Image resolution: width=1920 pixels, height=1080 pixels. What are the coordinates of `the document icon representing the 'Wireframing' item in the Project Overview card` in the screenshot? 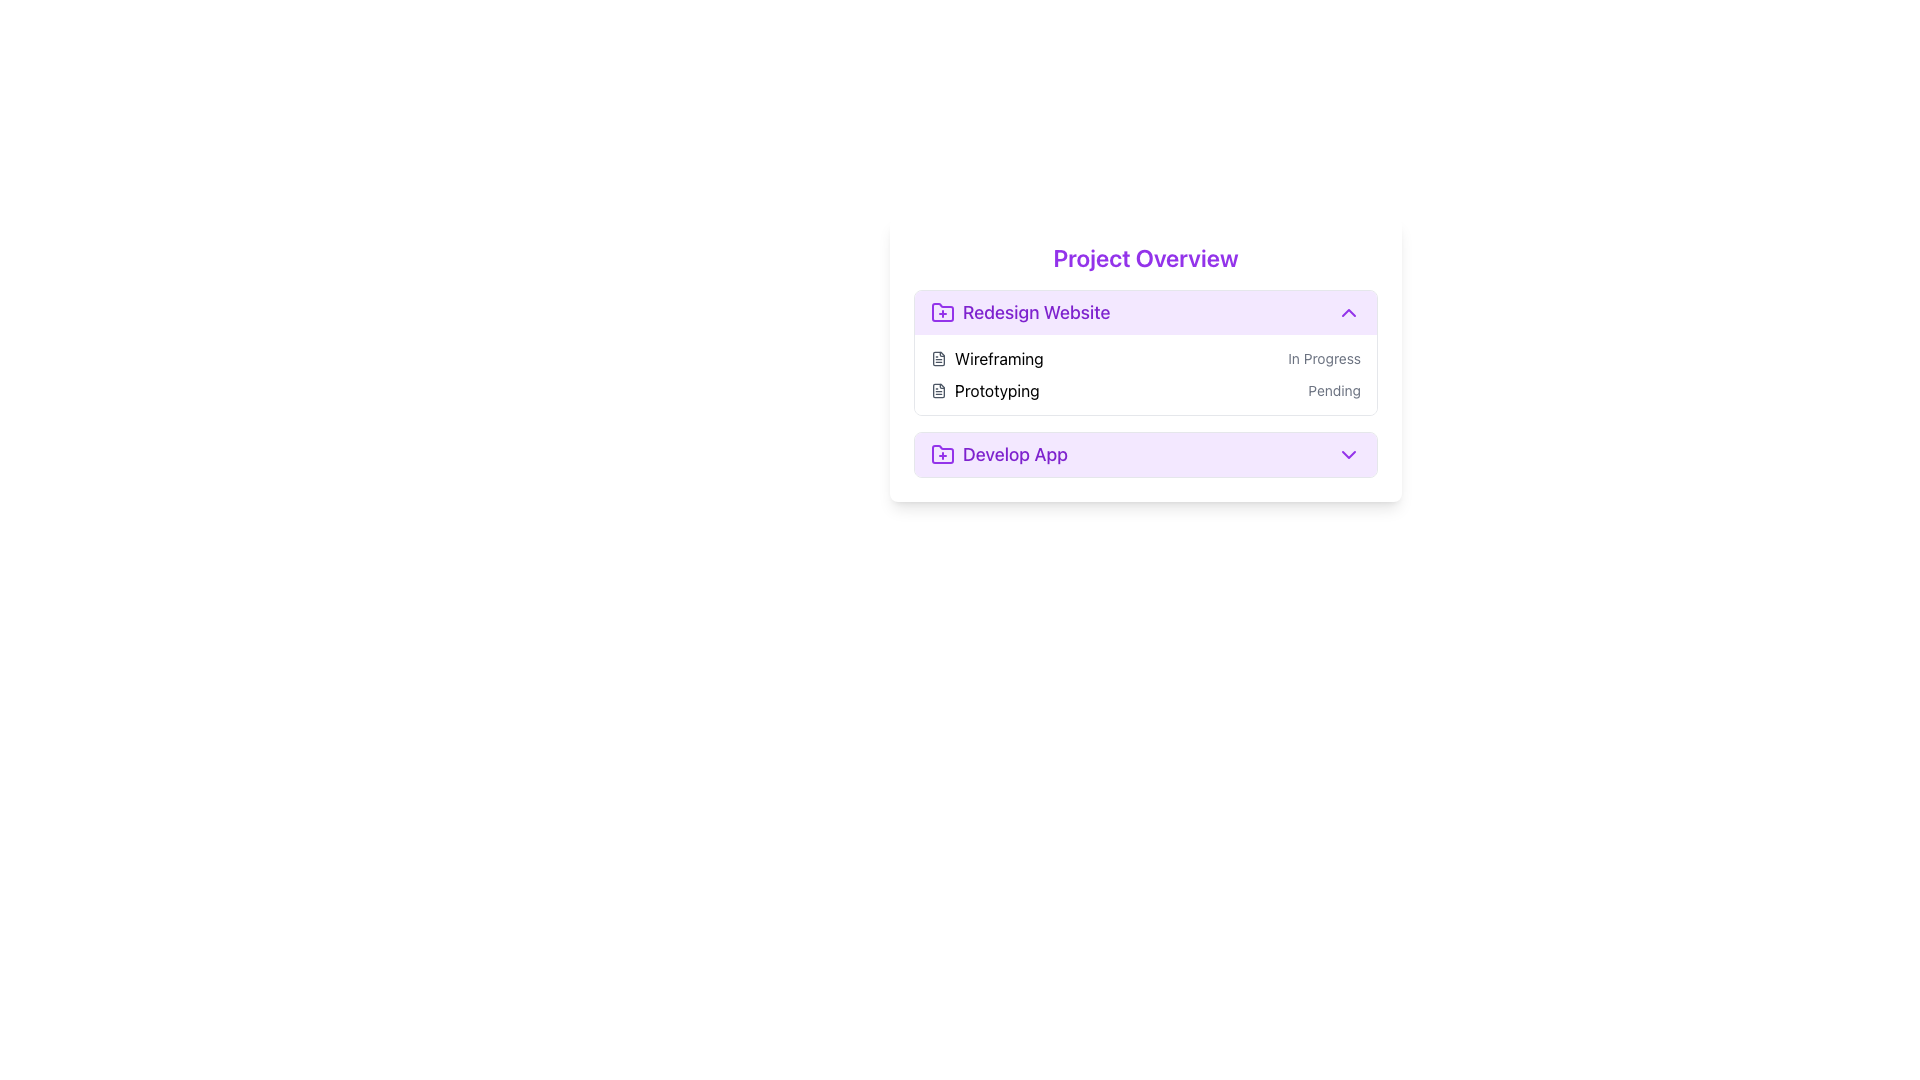 It's located at (938, 357).